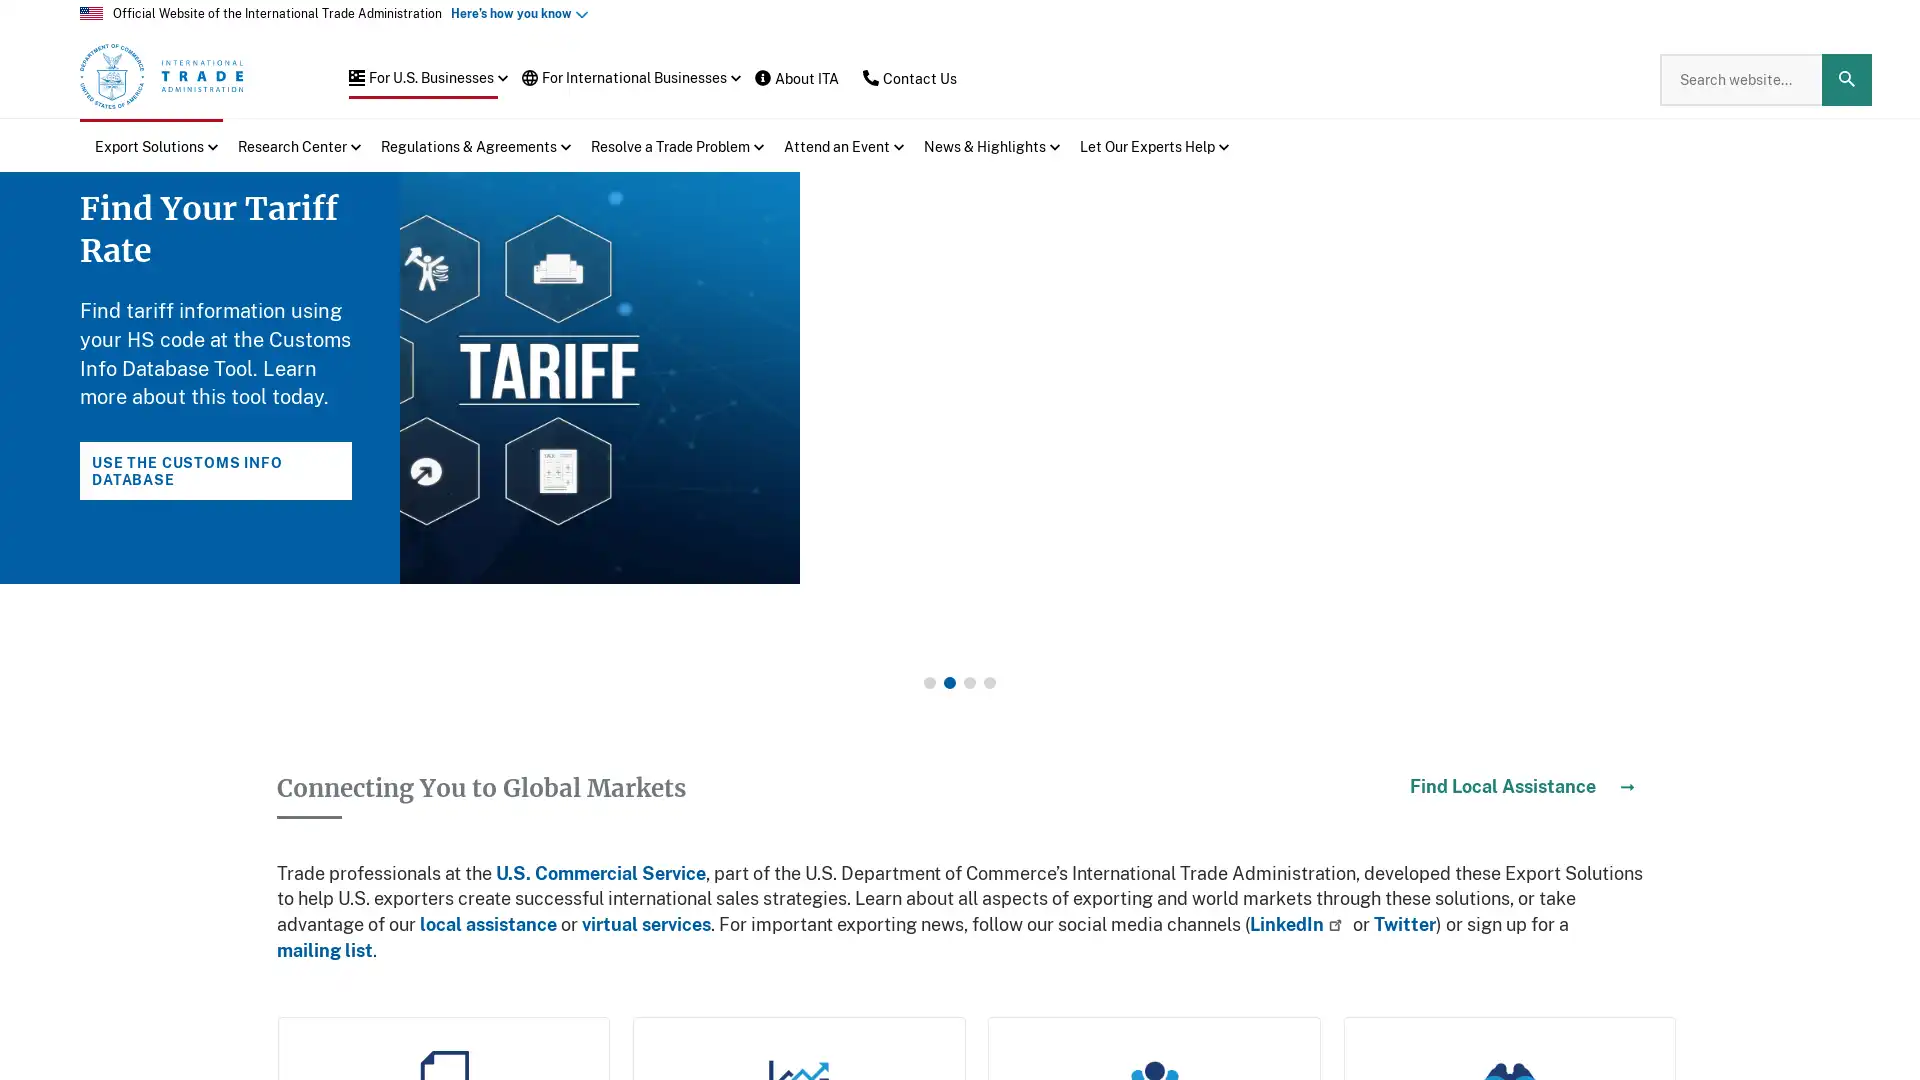  I want to click on Contact Us, so click(907, 77).